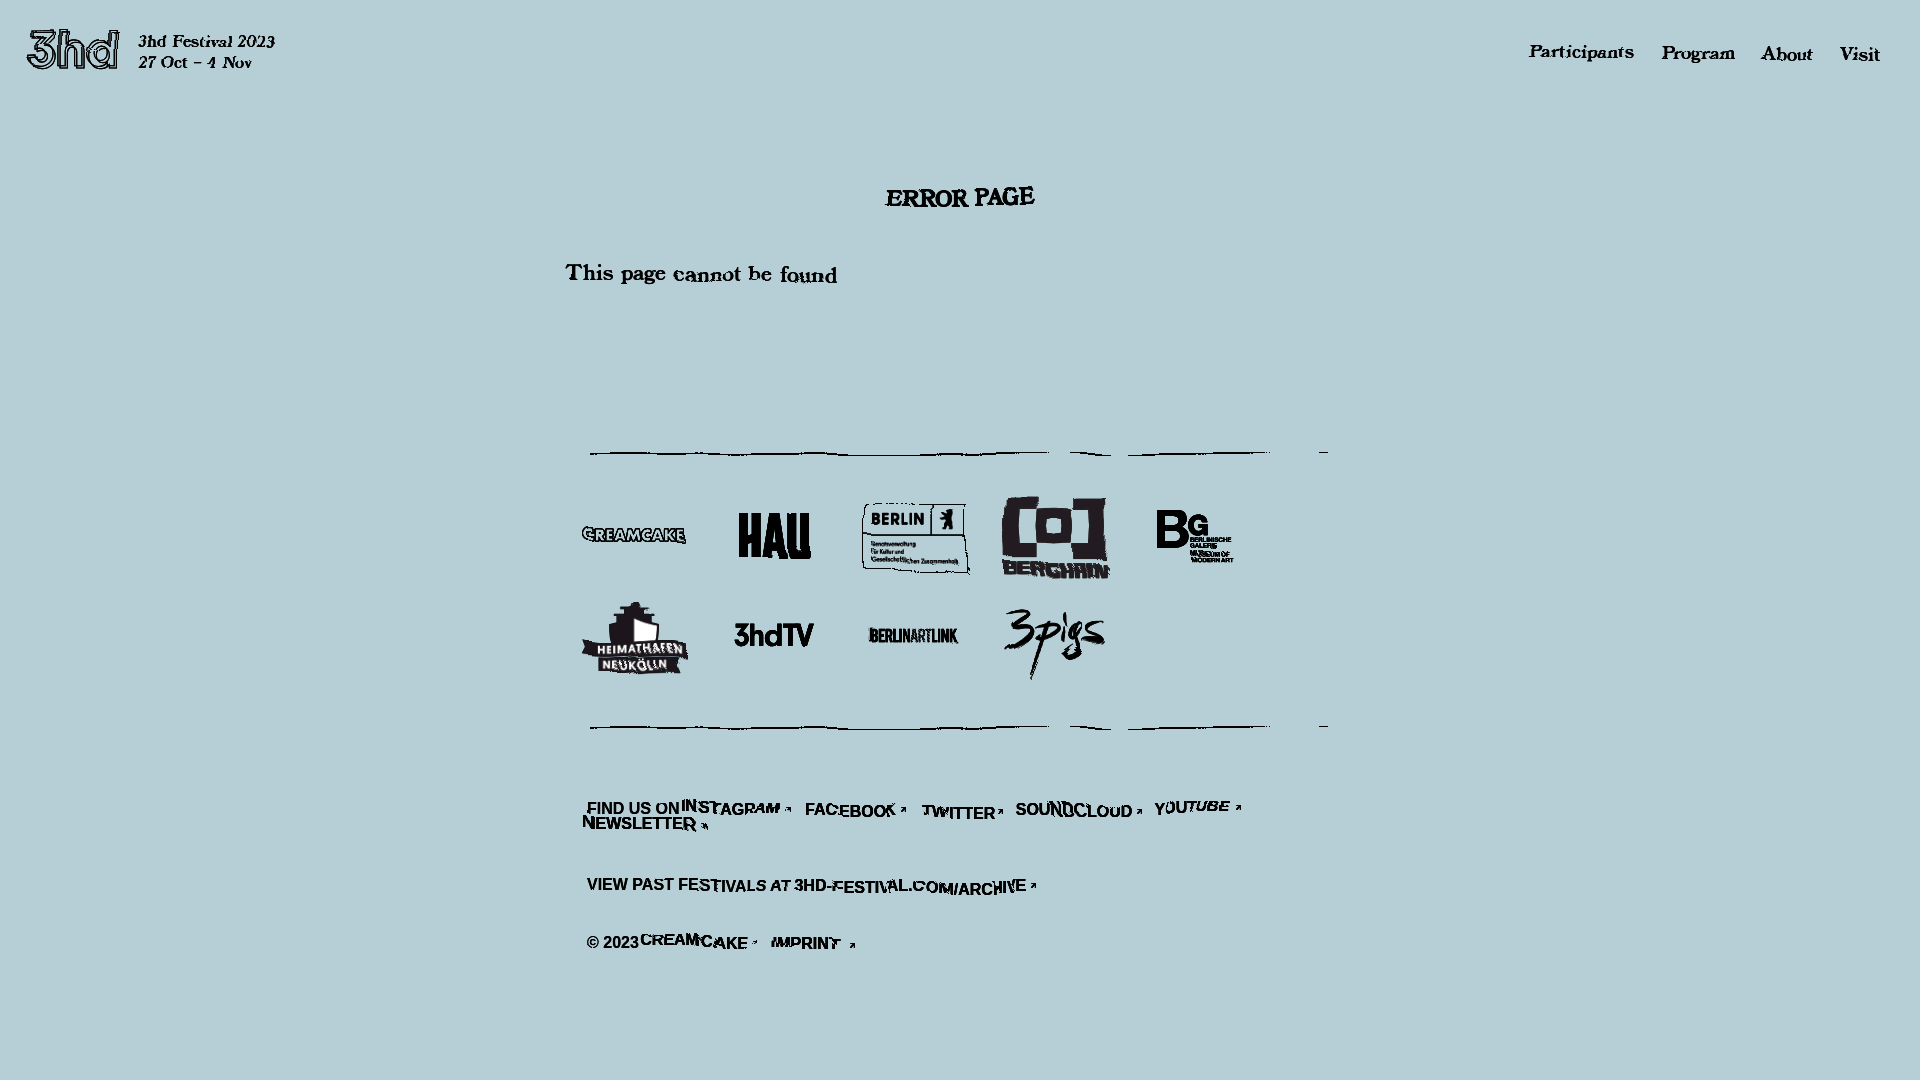 The height and width of the screenshot is (1080, 1920). I want to click on 'SOUNDCLOUD', so click(1084, 811).